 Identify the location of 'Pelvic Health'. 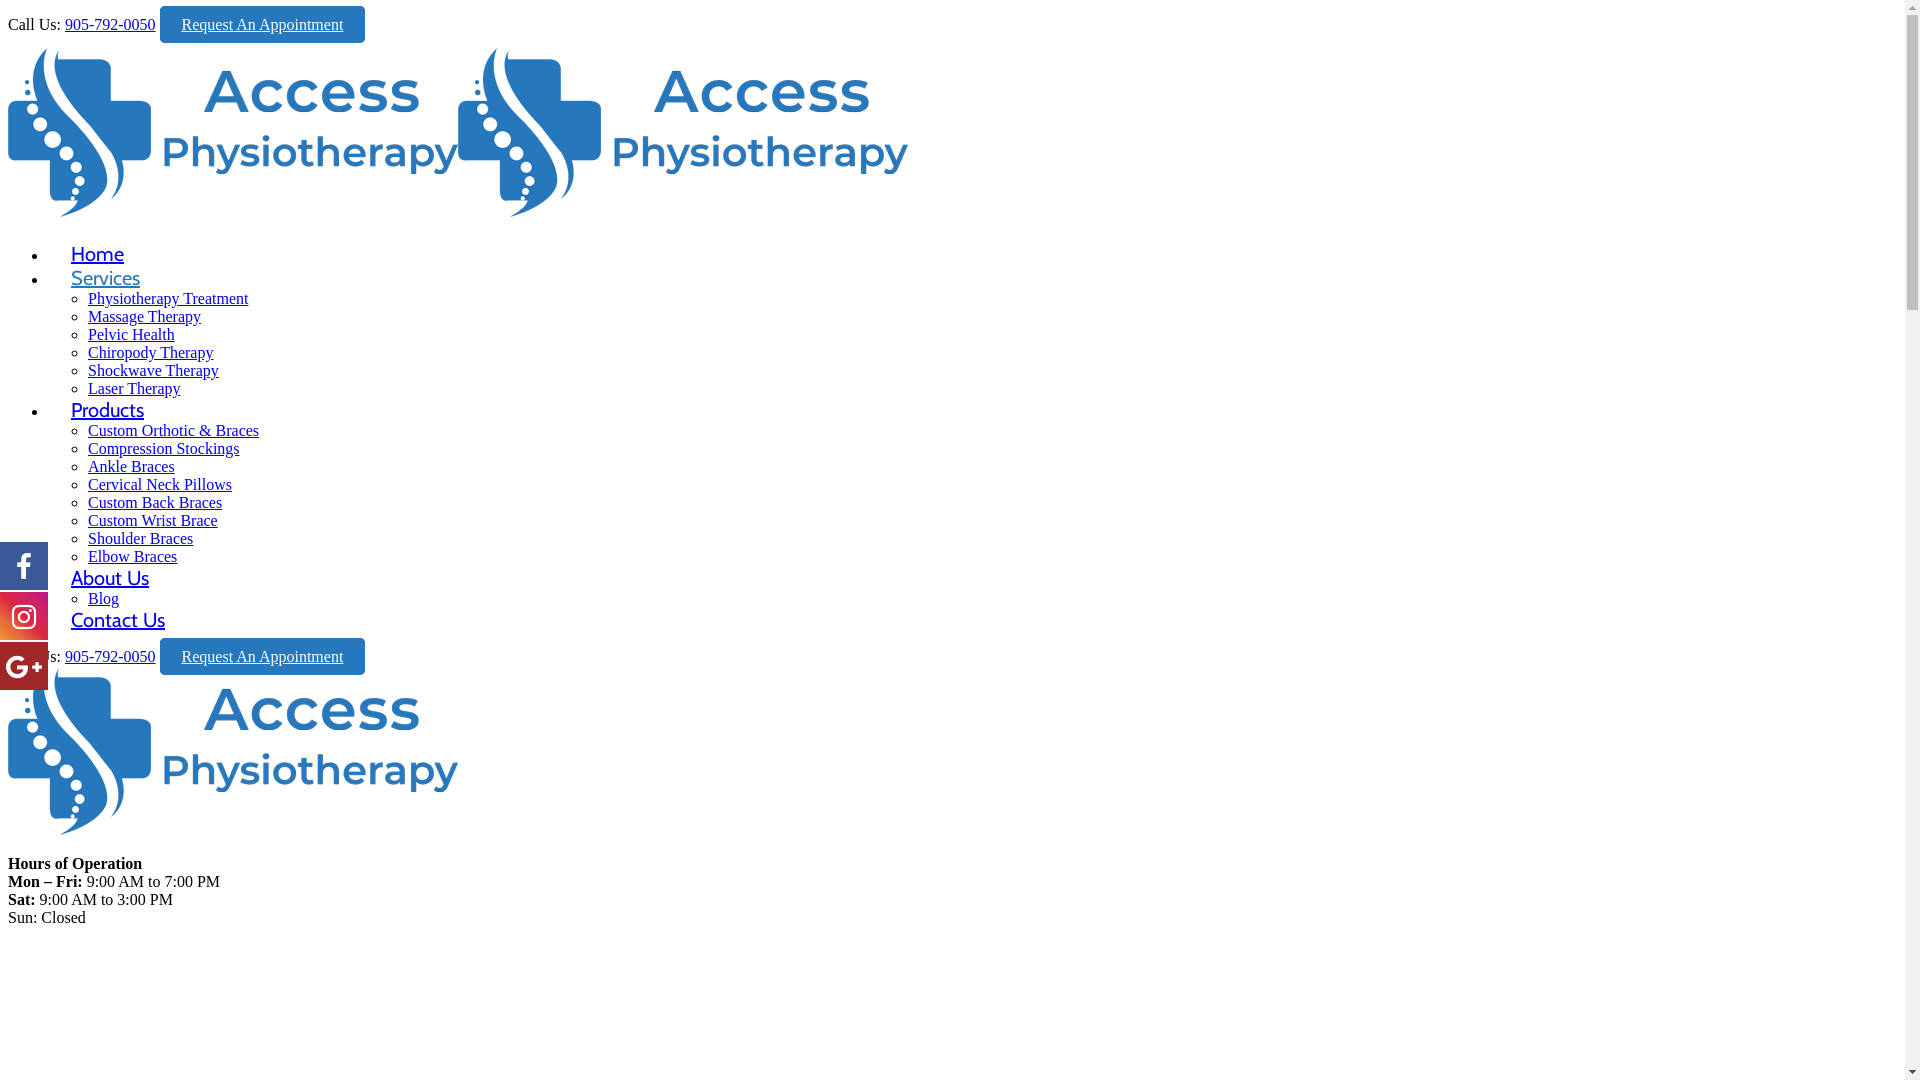
(130, 333).